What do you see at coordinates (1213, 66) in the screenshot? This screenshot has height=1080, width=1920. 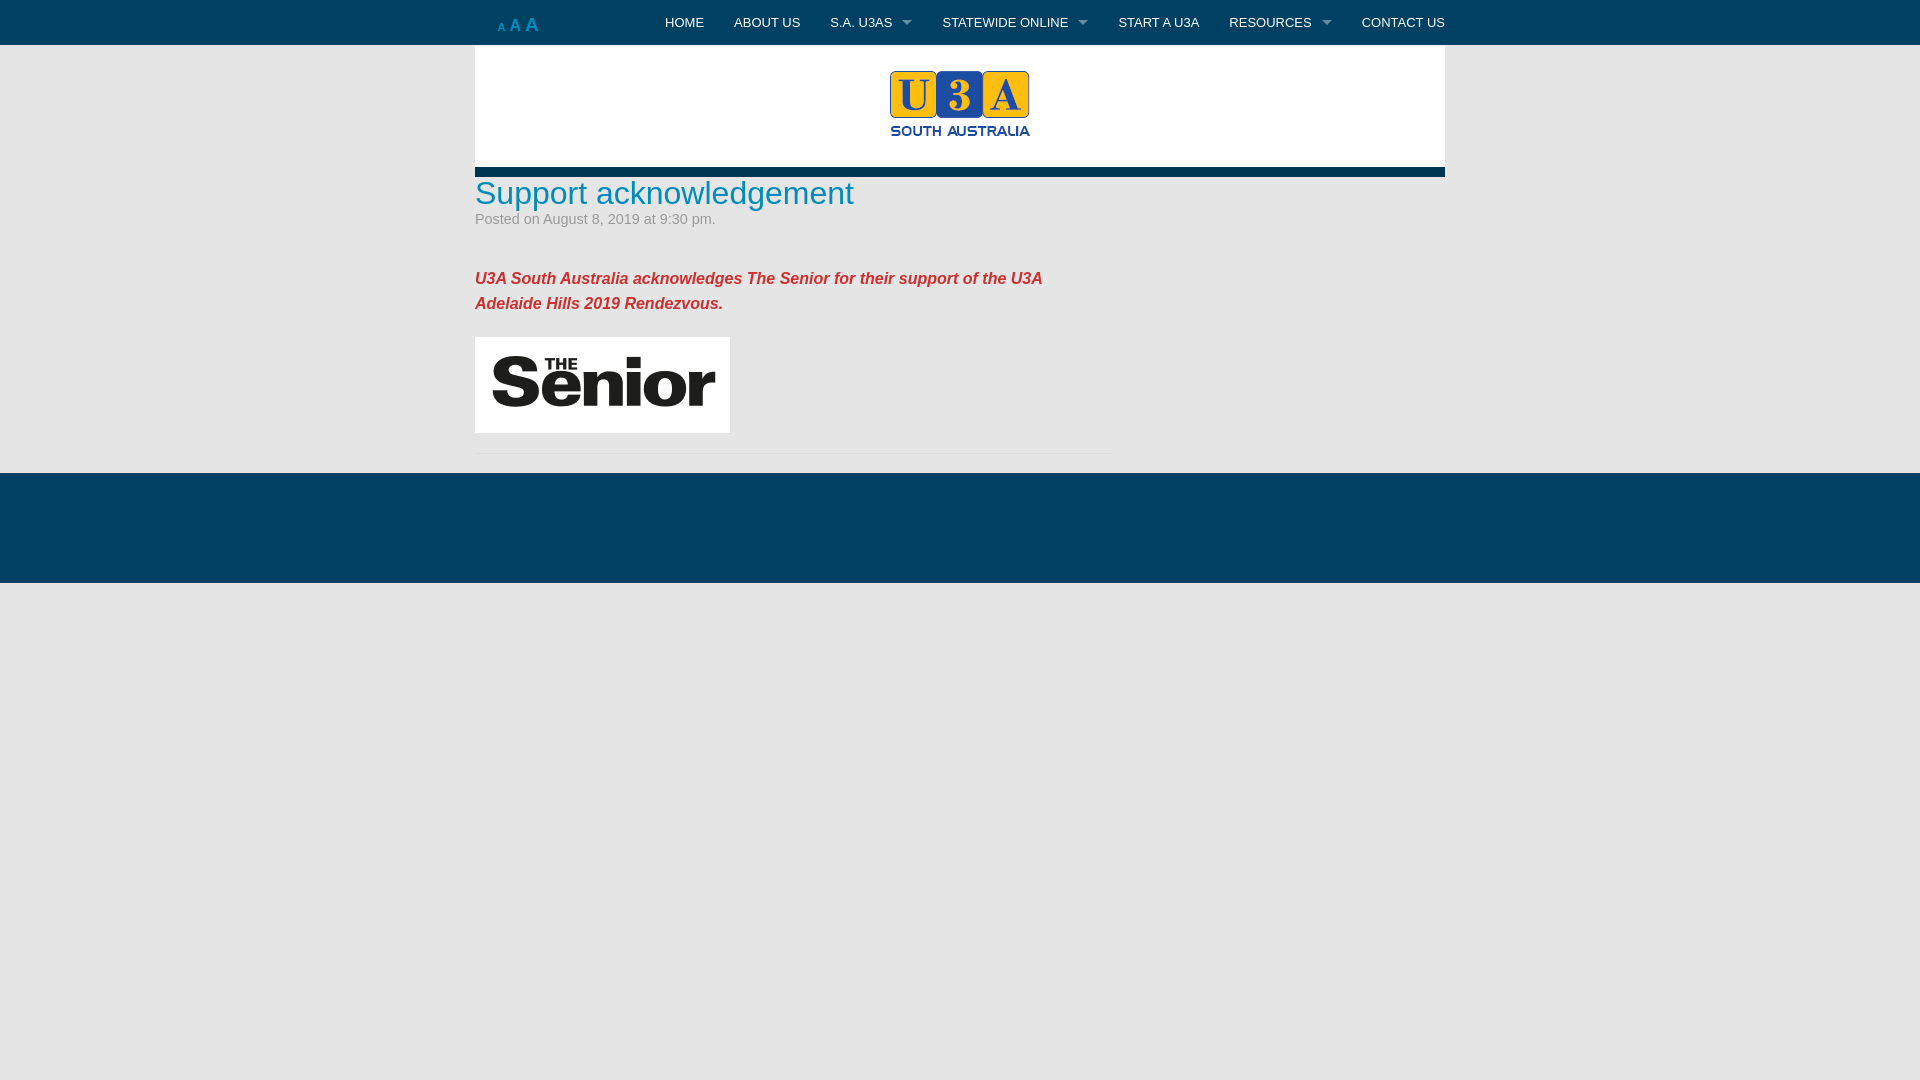 I see `'FACT SHEETS'` at bounding box center [1213, 66].